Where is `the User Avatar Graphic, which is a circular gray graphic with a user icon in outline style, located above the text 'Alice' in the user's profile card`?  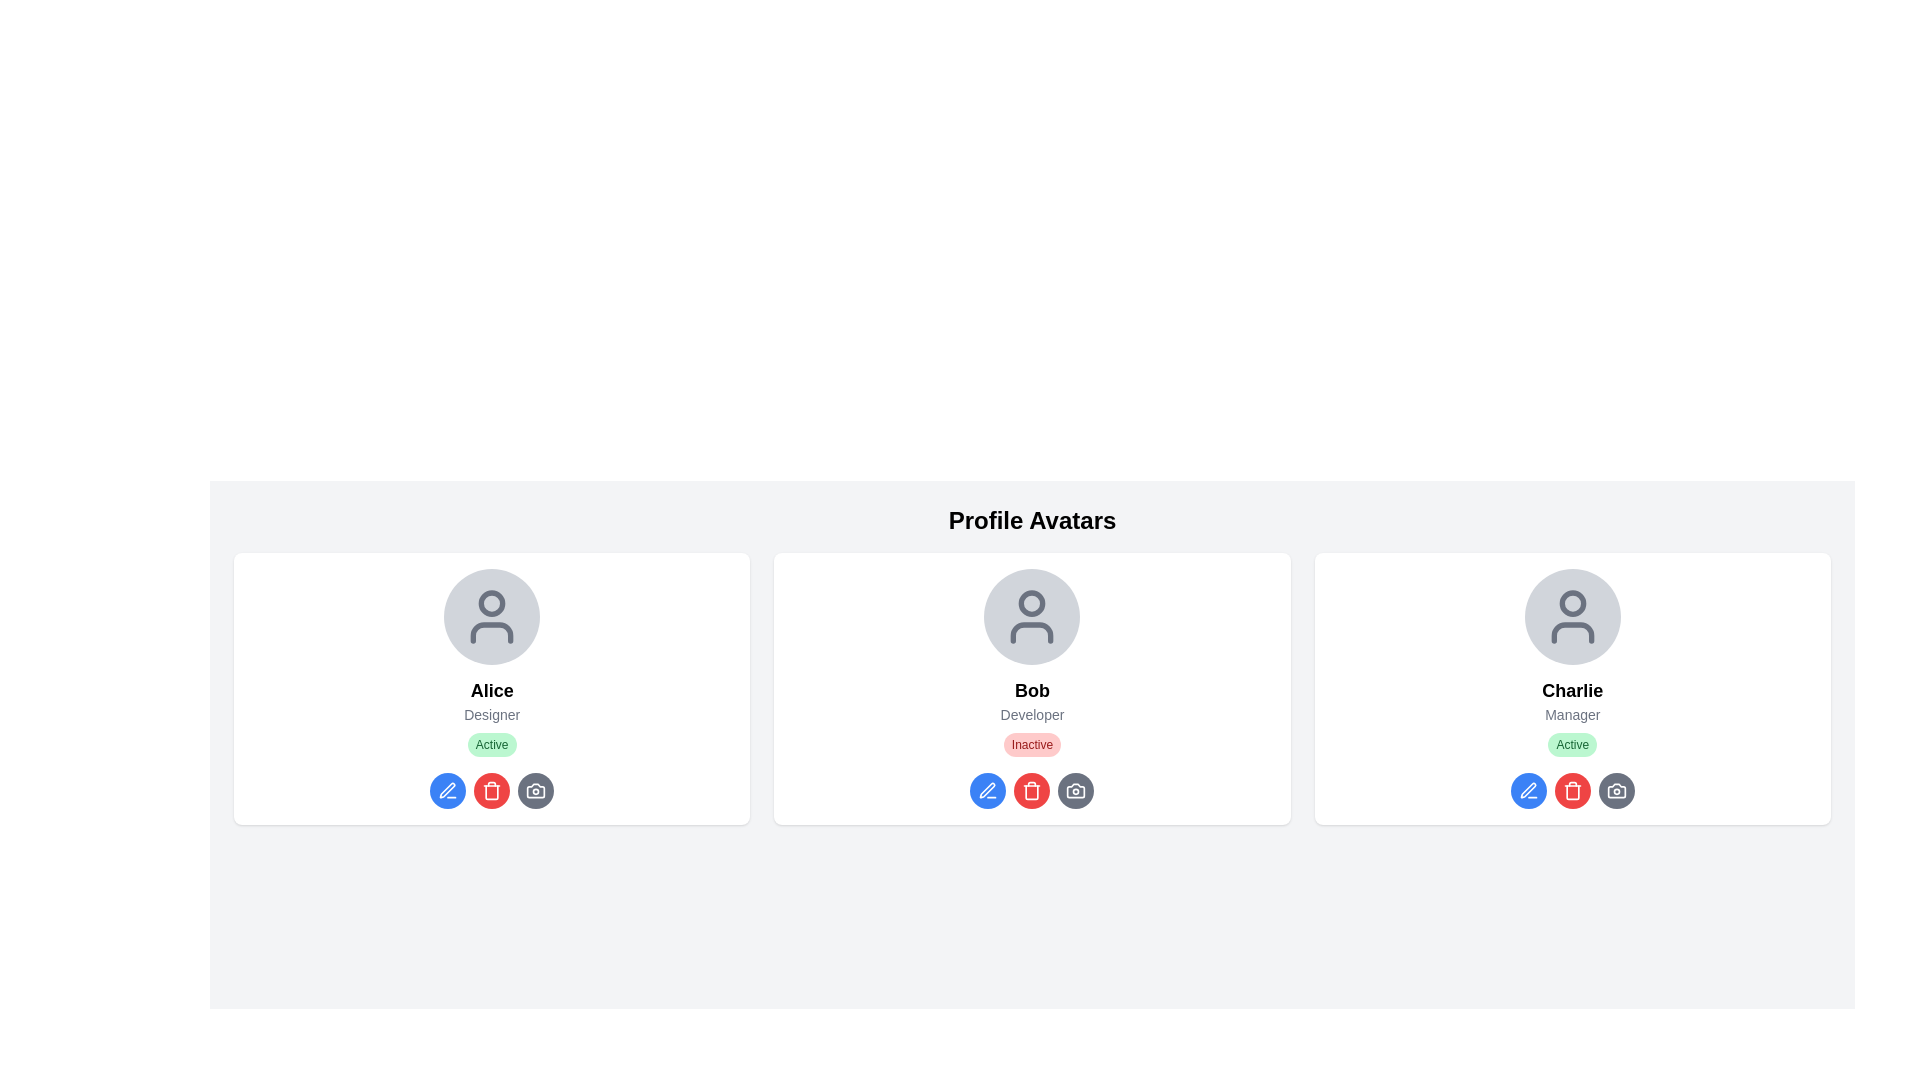
the User Avatar Graphic, which is a circular gray graphic with a user icon in outline style, located above the text 'Alice' in the user's profile card is located at coordinates (492, 616).